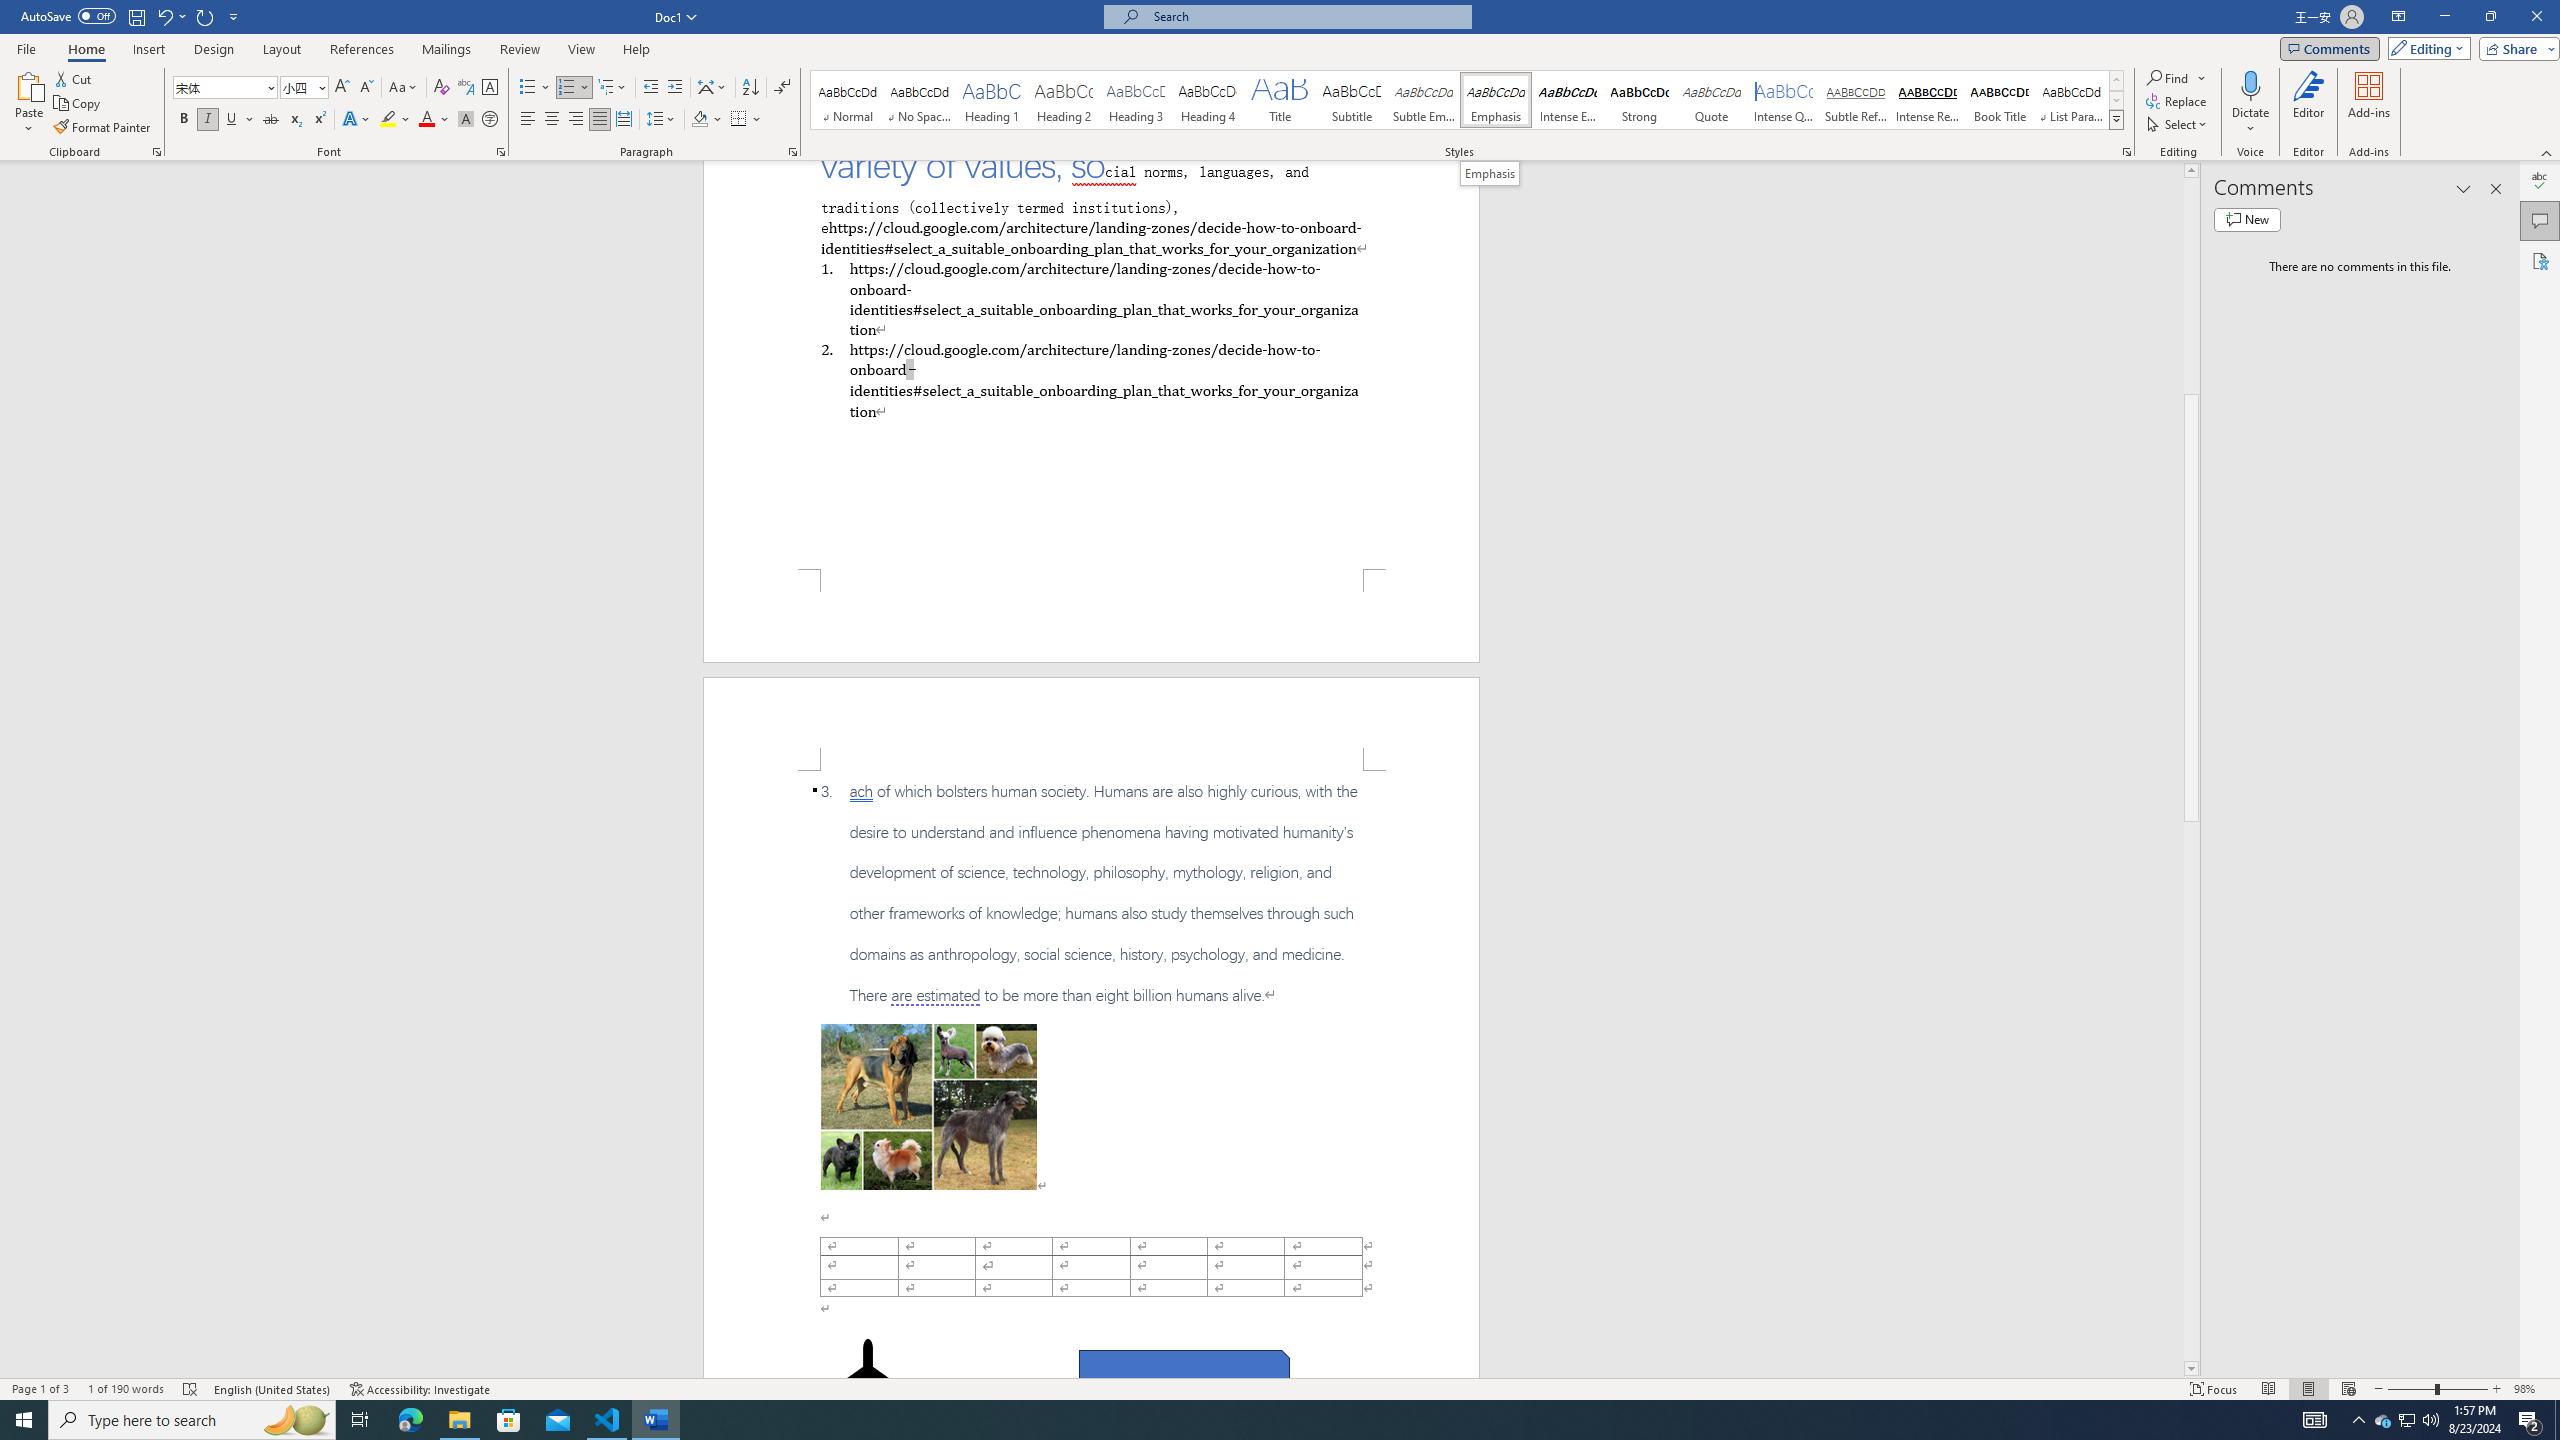 The width and height of the screenshot is (2560, 1440). What do you see at coordinates (867, 1378) in the screenshot?
I see `'Airplane with solid fill'` at bounding box center [867, 1378].